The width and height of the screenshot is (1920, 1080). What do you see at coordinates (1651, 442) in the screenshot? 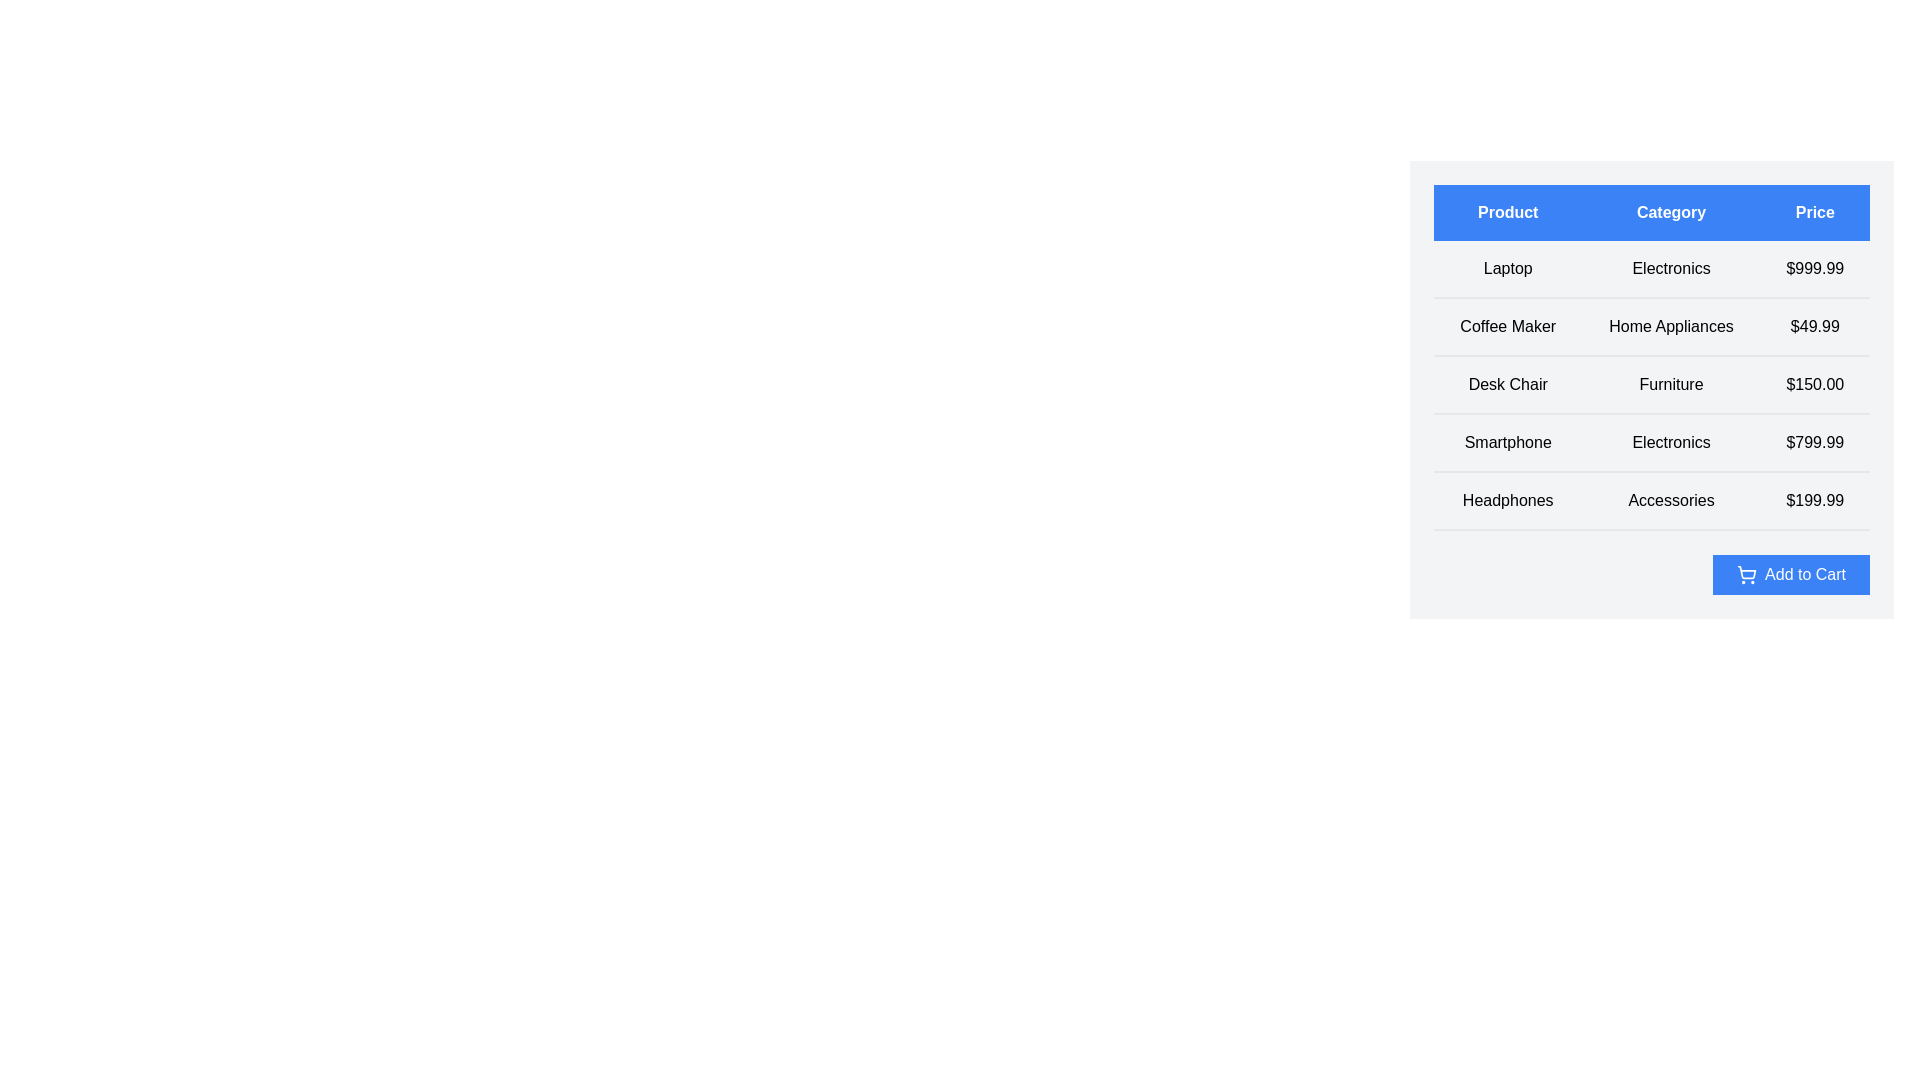
I see `the fourth row of the product listing table, located beneath the 'Desk Chair' row and above the 'Headphones' row` at bounding box center [1651, 442].